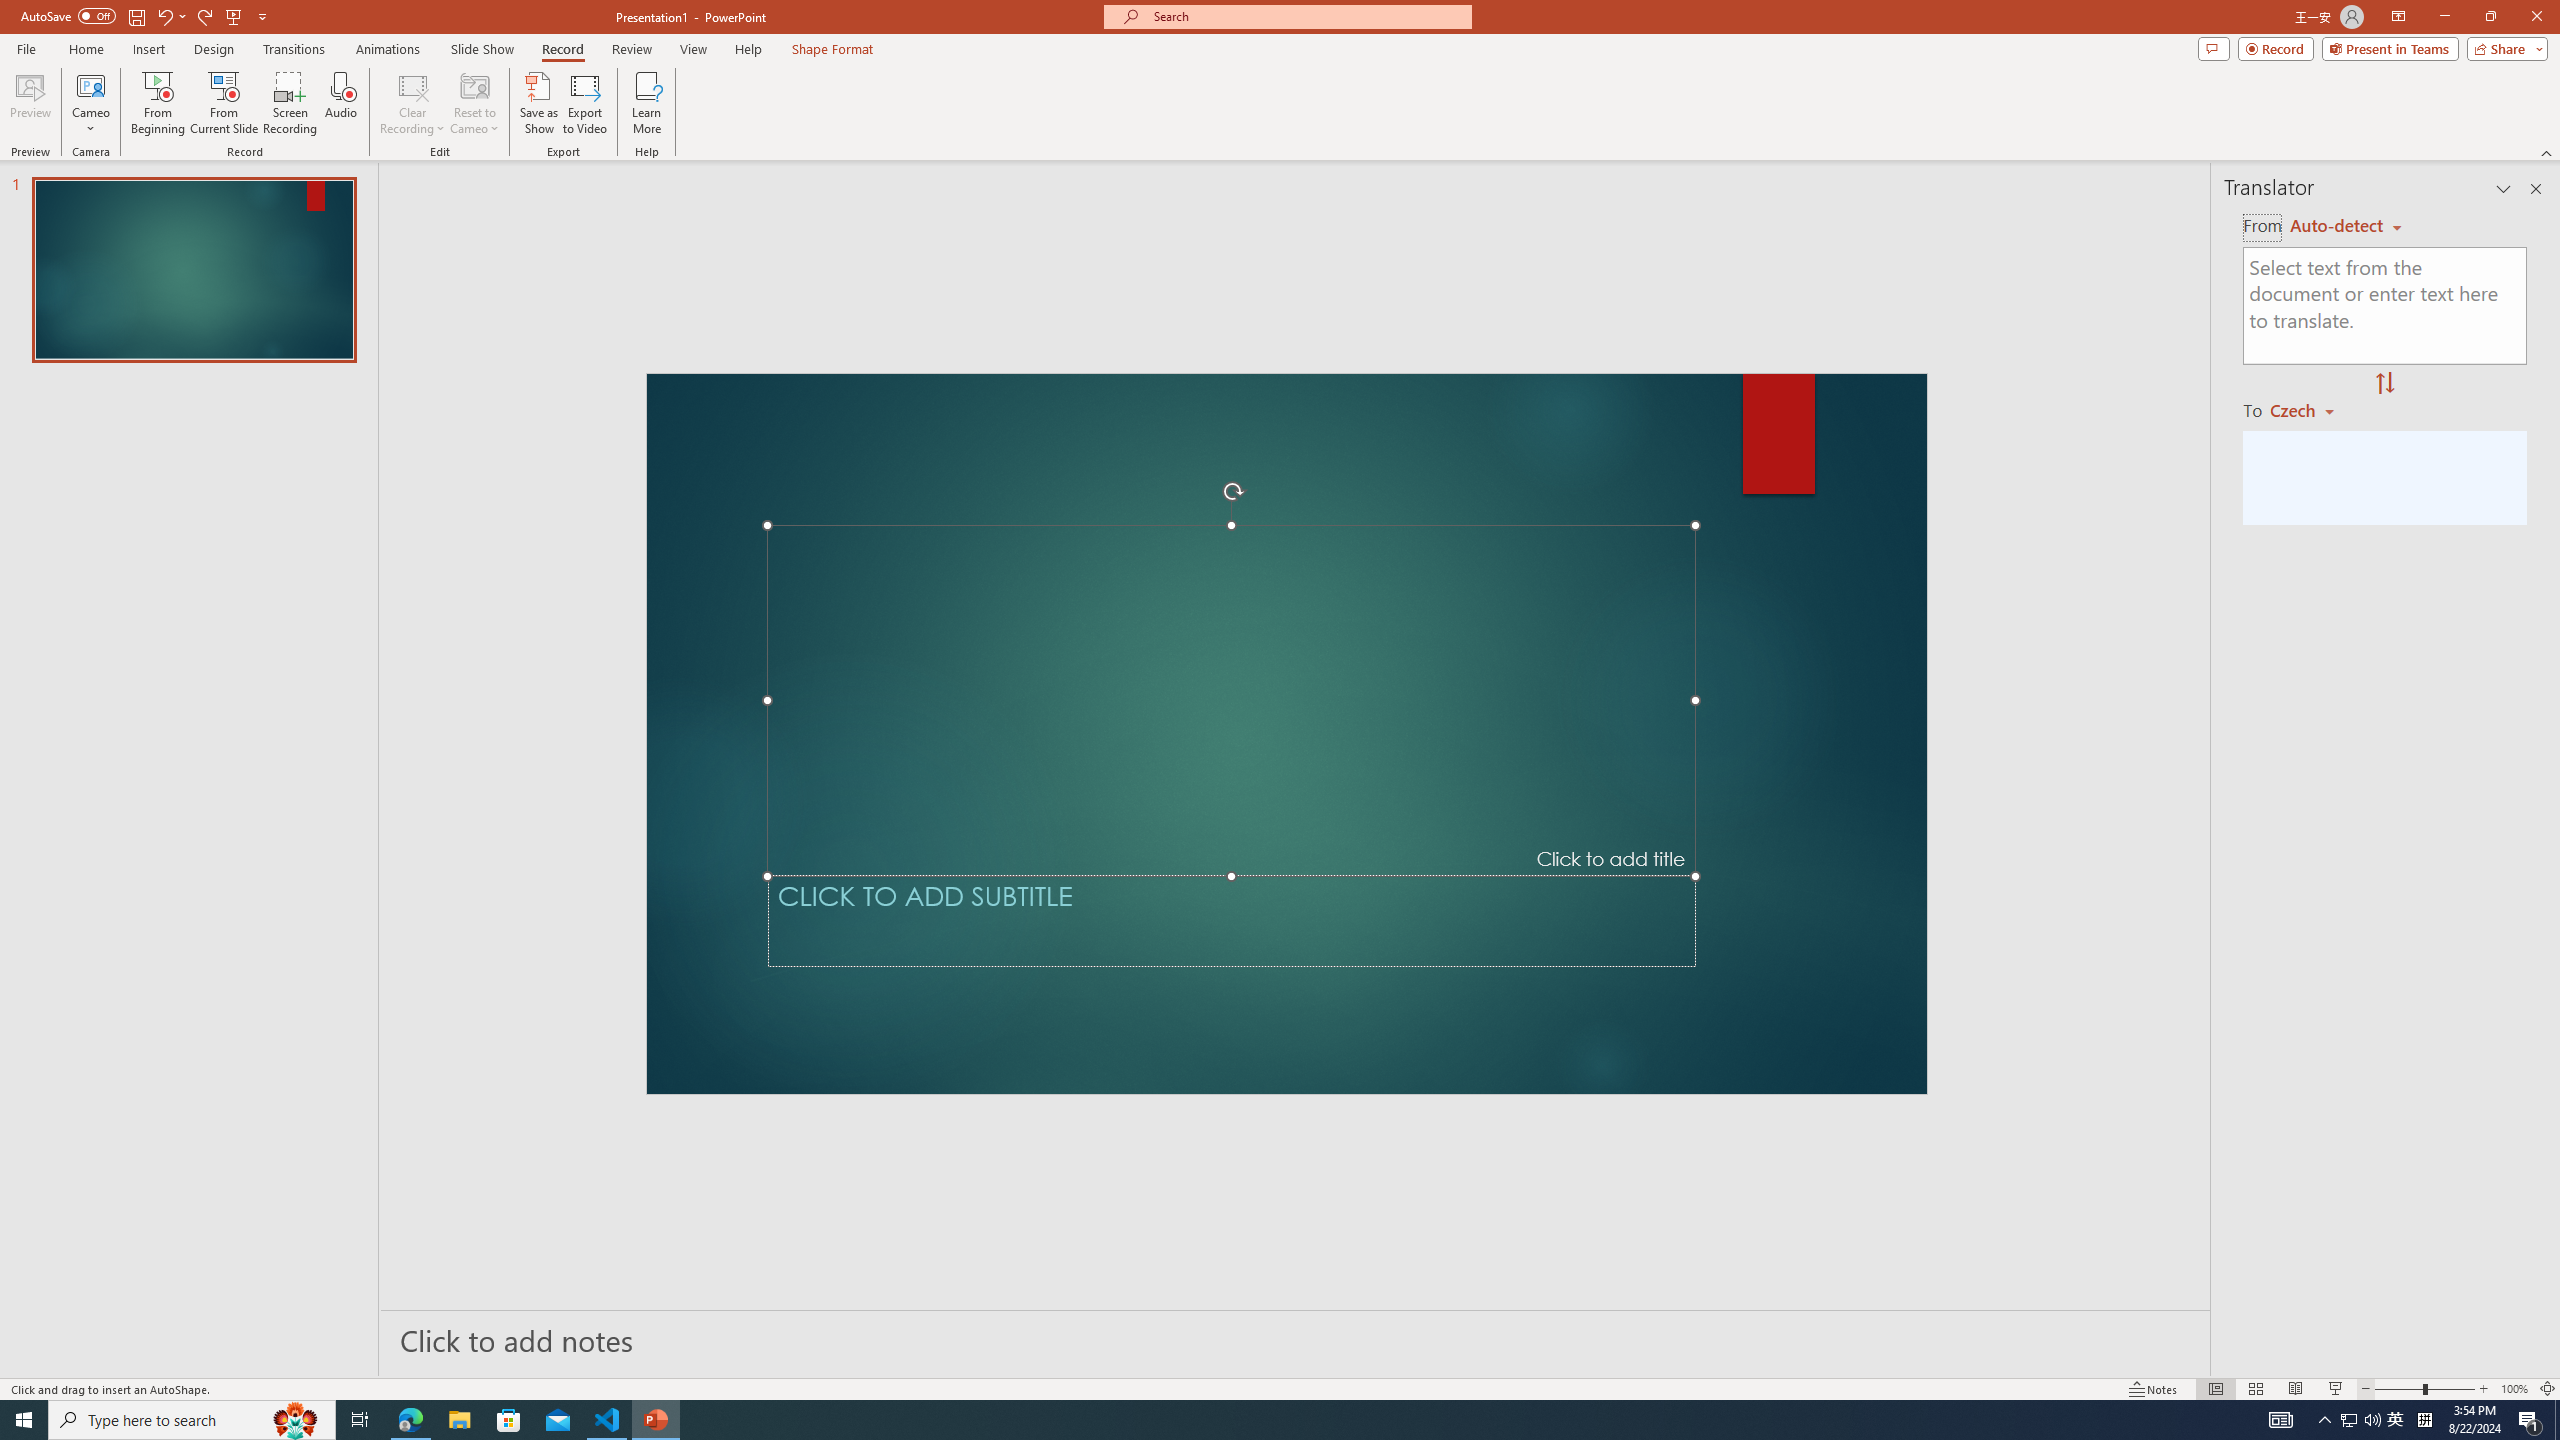 This screenshot has height=1440, width=2560. Describe the element at coordinates (2254, 1389) in the screenshot. I see `'Slide Sorter'` at that location.